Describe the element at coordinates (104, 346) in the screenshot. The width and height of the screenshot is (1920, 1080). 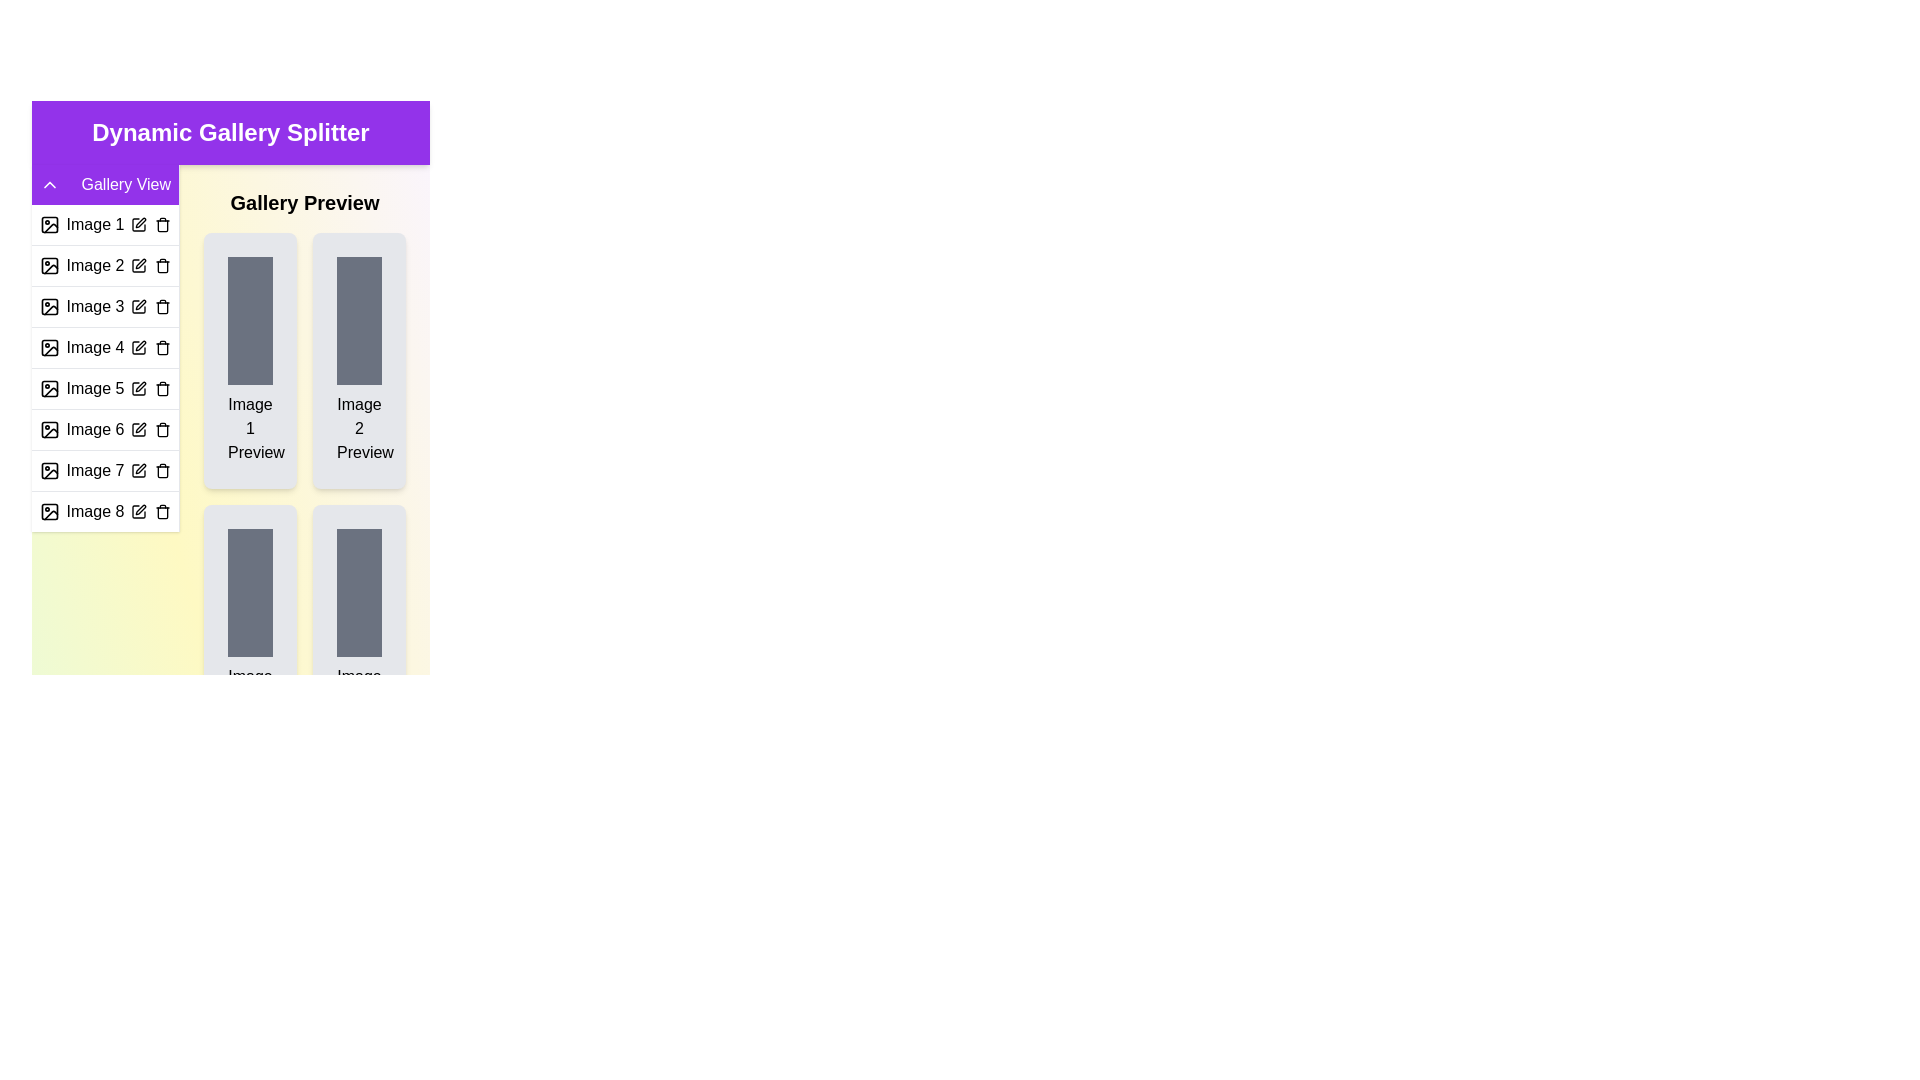
I see `the edit icon of the list item representing 'Image 4' in the Gallery View panel to initiate editing` at that location.